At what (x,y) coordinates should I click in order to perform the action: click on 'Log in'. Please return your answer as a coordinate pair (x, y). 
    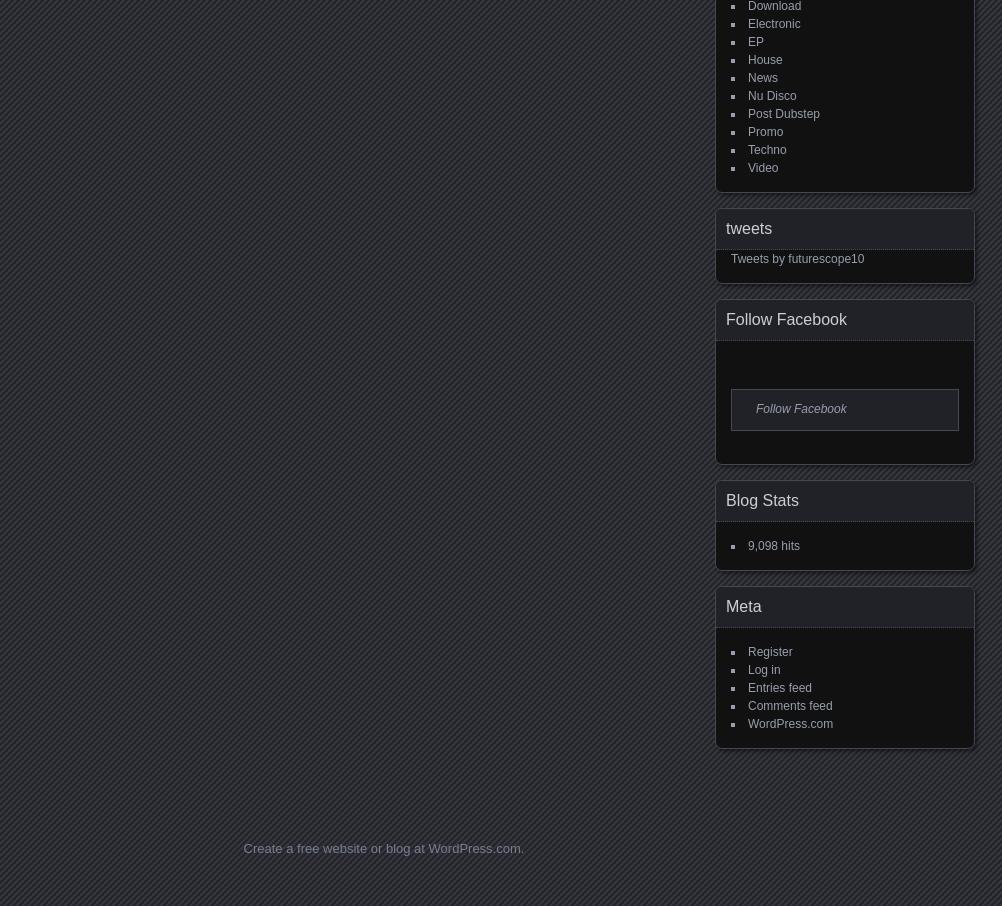
    Looking at the image, I should click on (763, 667).